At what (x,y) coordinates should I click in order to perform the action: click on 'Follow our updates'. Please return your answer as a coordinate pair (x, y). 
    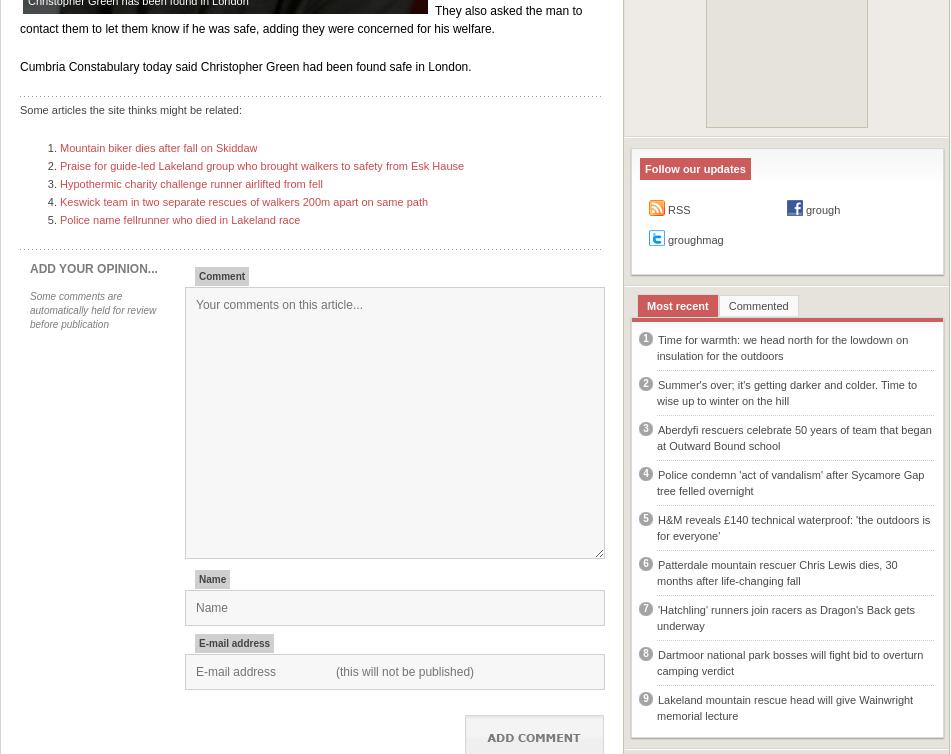
    Looking at the image, I should click on (643, 168).